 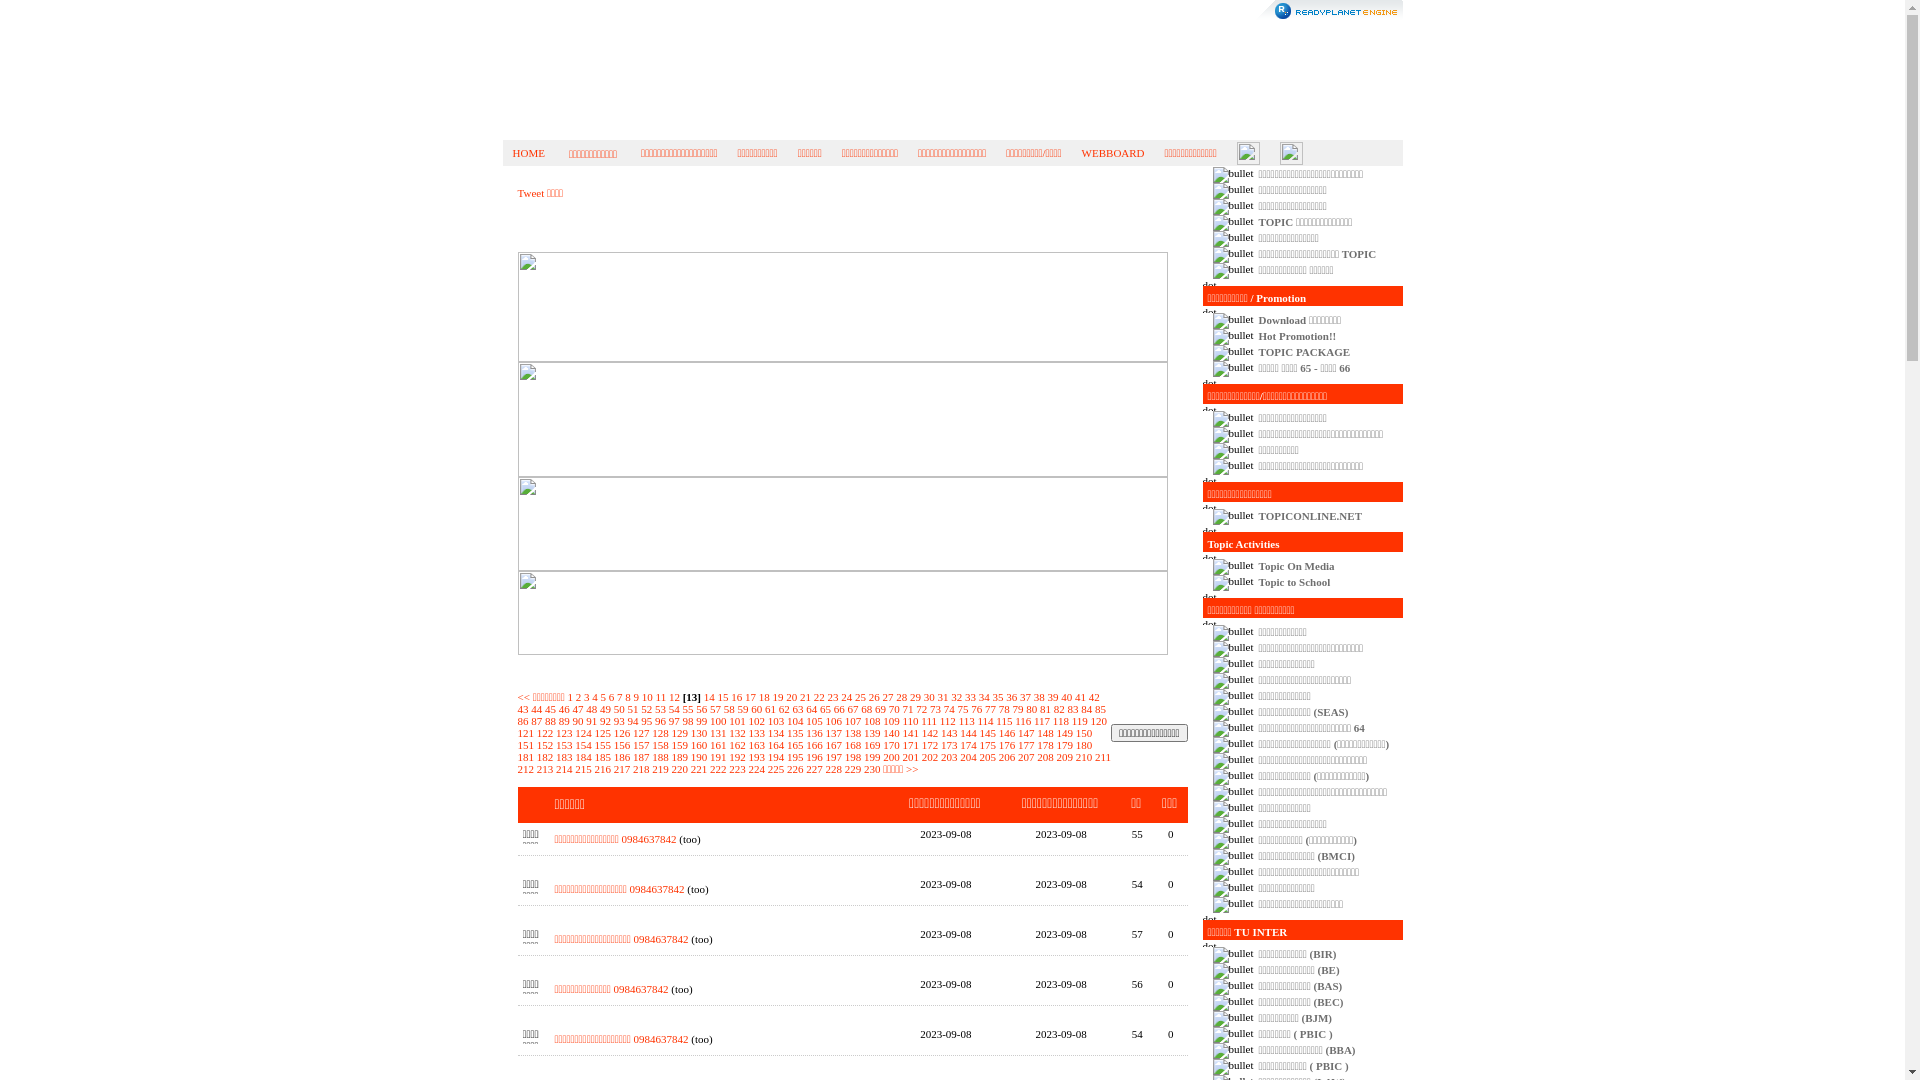 What do you see at coordinates (736, 744) in the screenshot?
I see `'162'` at bounding box center [736, 744].